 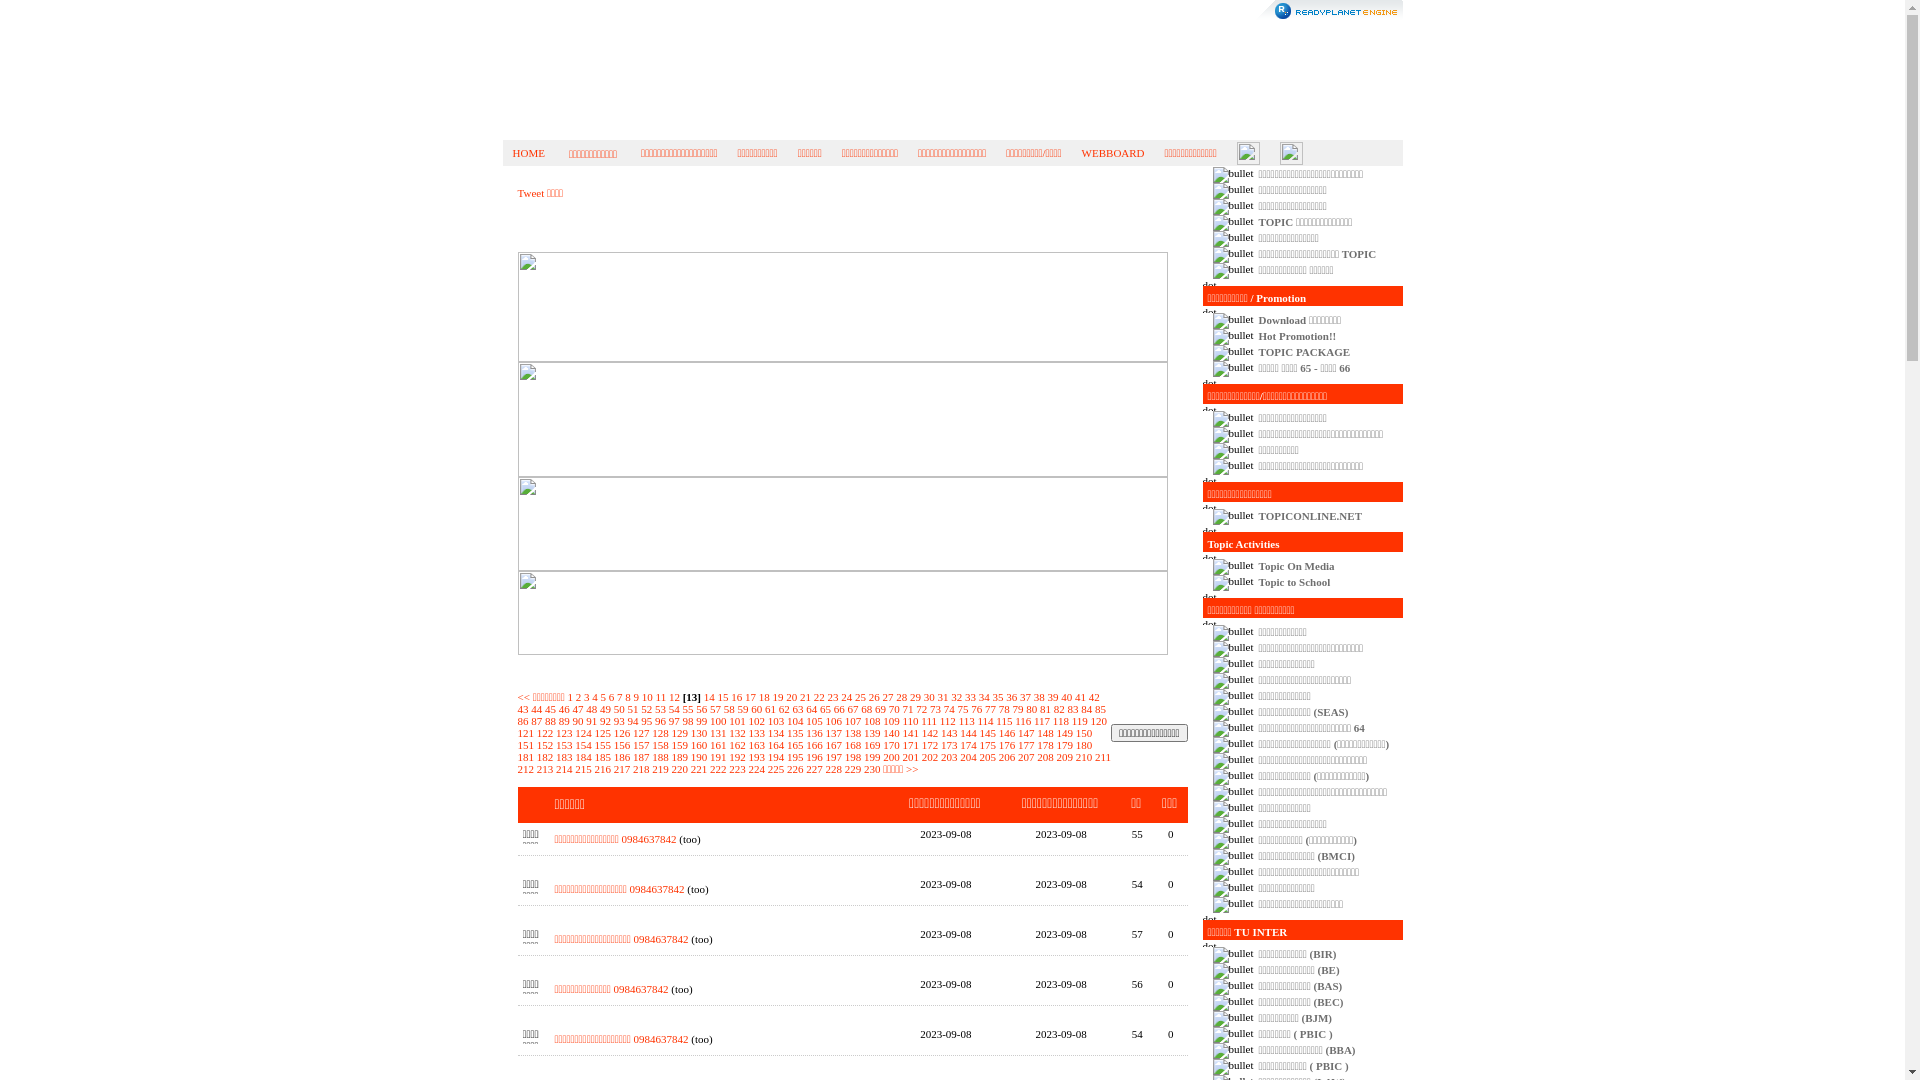 What do you see at coordinates (736, 744) in the screenshot?
I see `'162'` at bounding box center [736, 744].